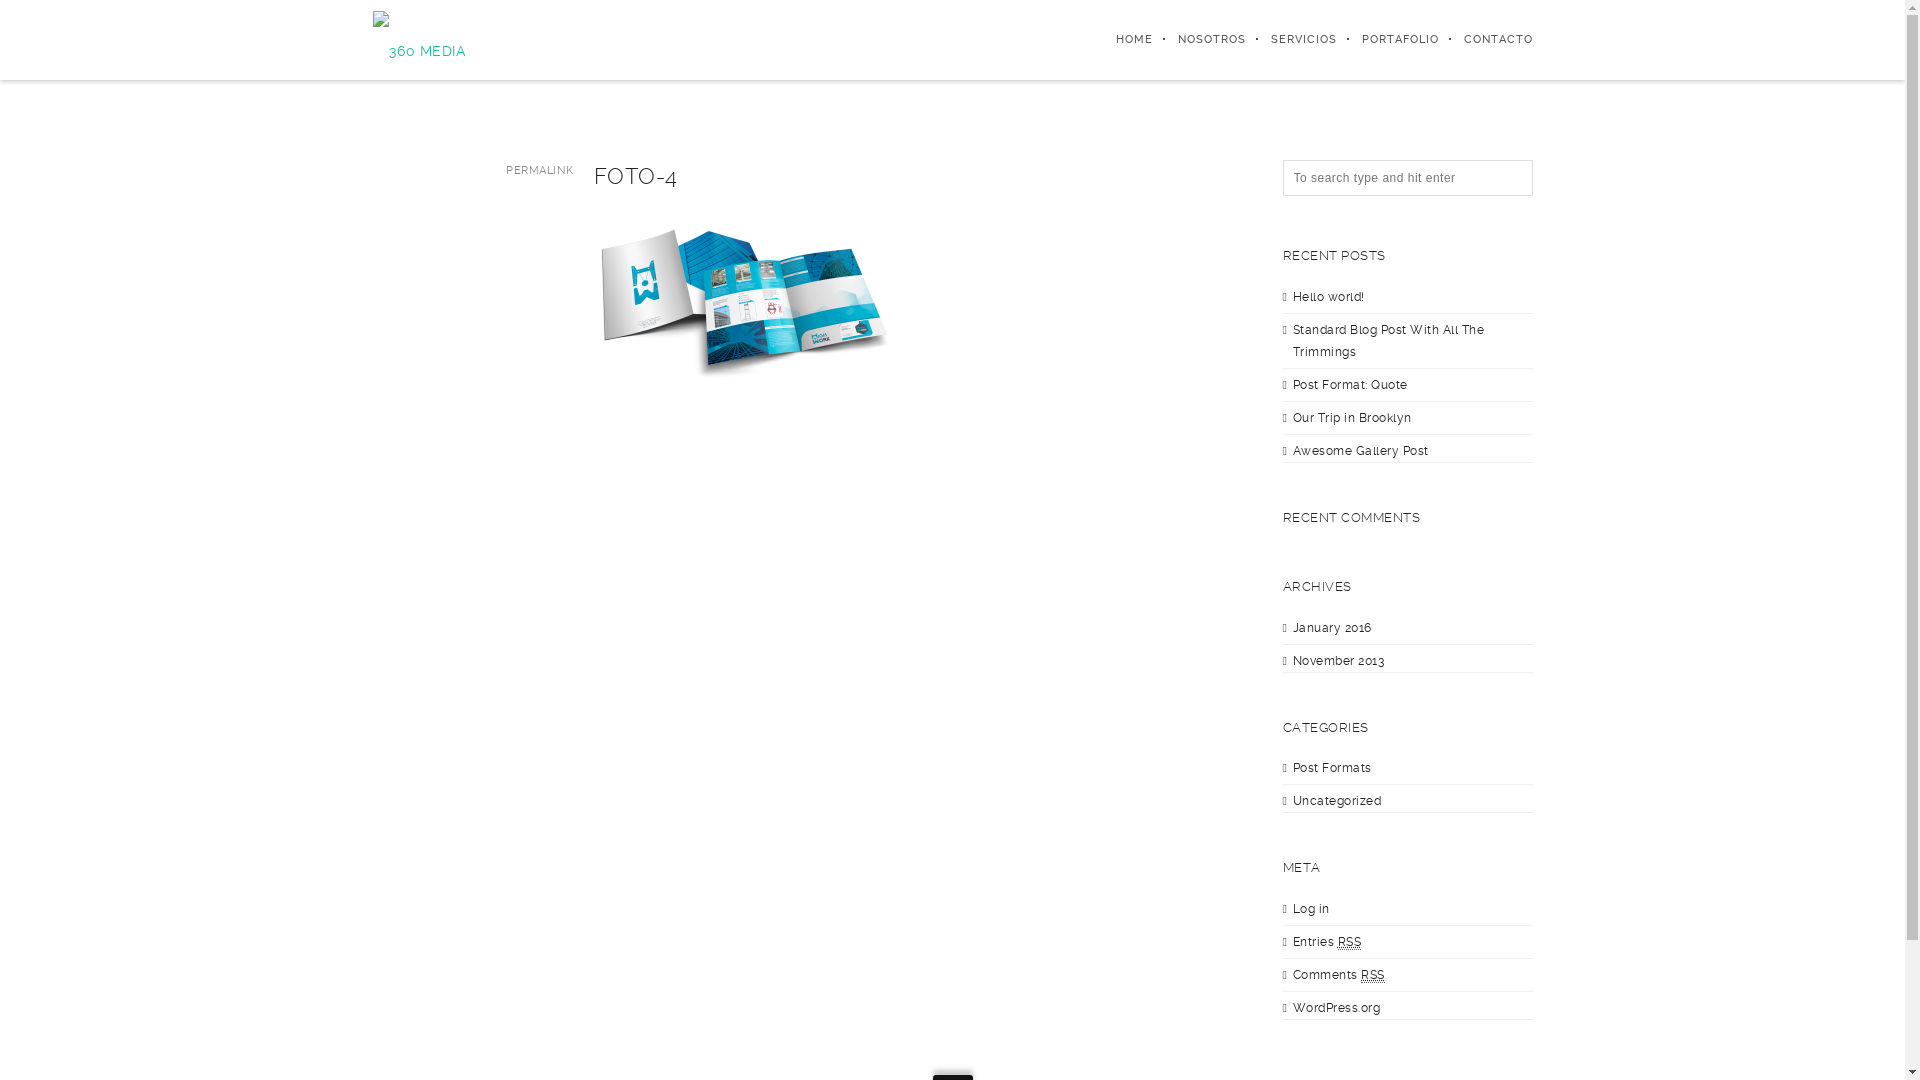 The image size is (1920, 1080). I want to click on 'Entries RSS', so click(1326, 941).